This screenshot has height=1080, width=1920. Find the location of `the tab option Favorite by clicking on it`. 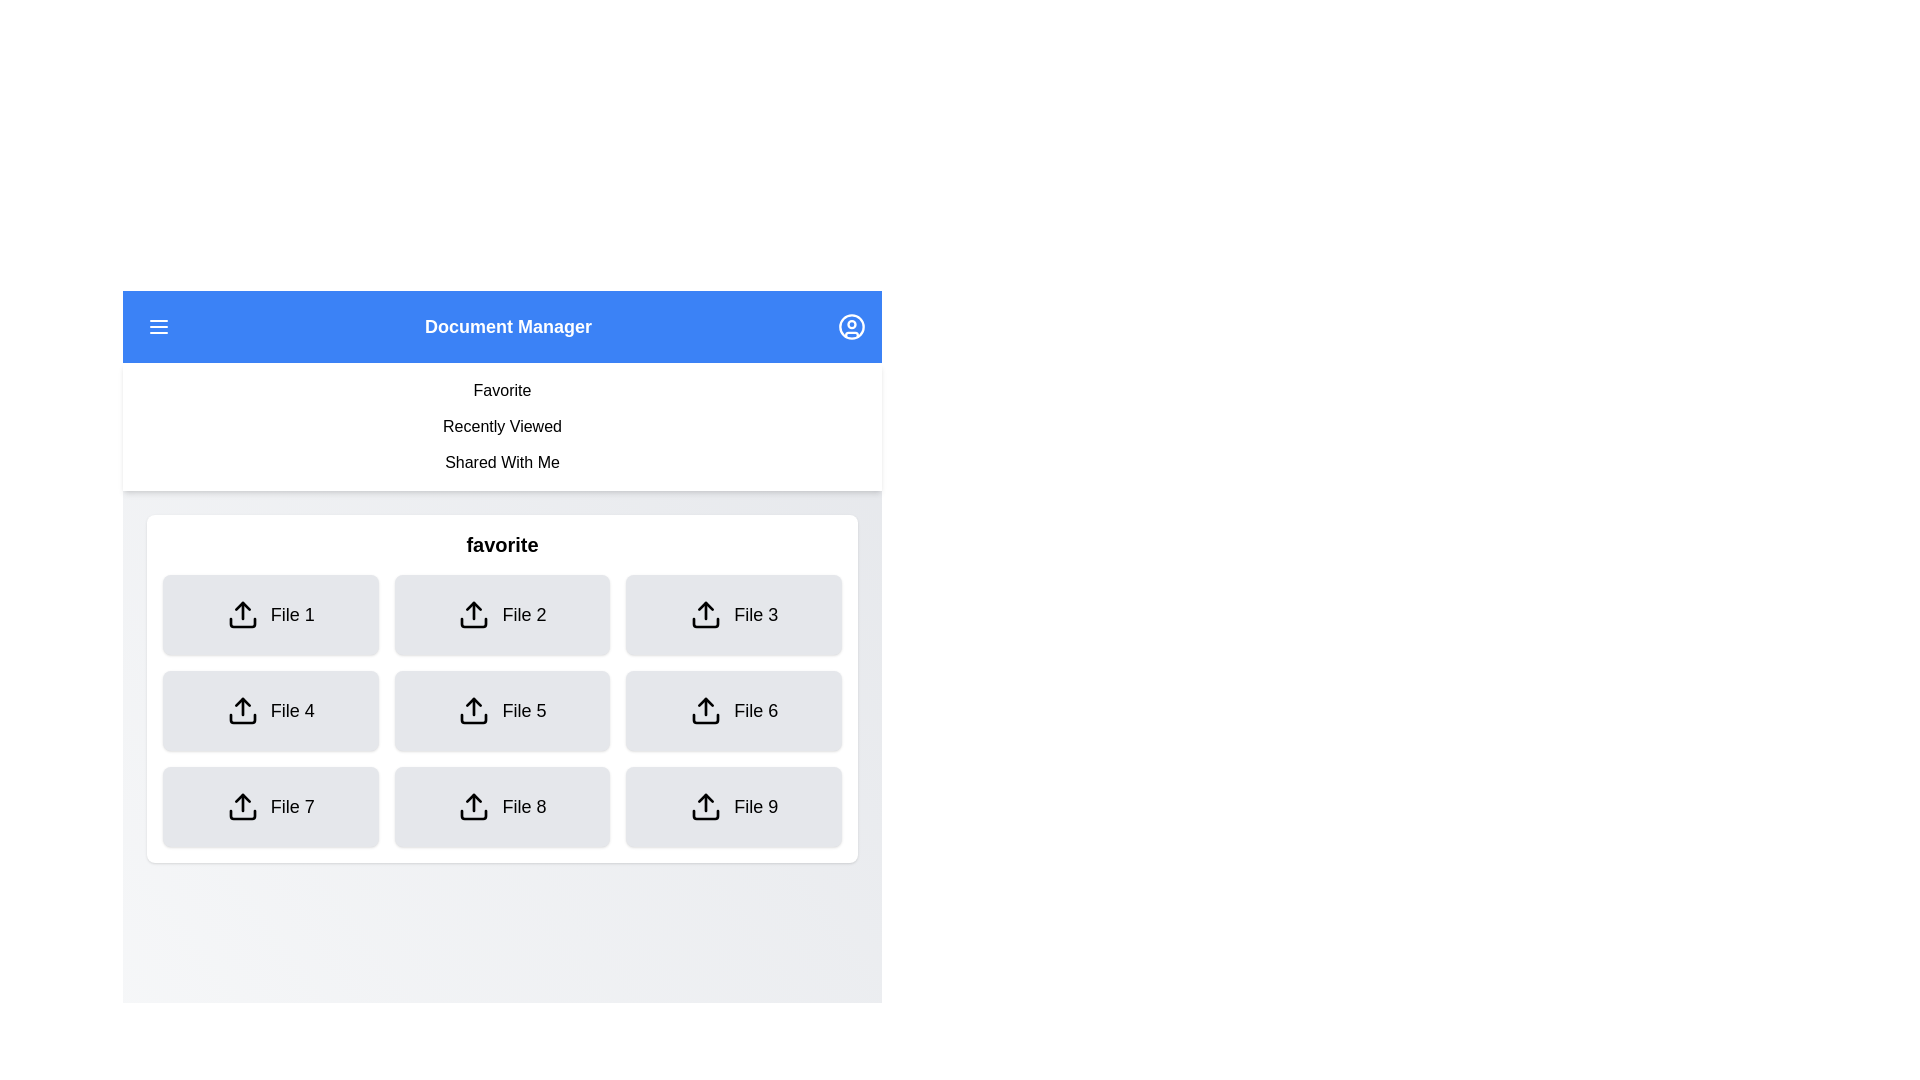

the tab option Favorite by clicking on it is located at coordinates (502, 390).